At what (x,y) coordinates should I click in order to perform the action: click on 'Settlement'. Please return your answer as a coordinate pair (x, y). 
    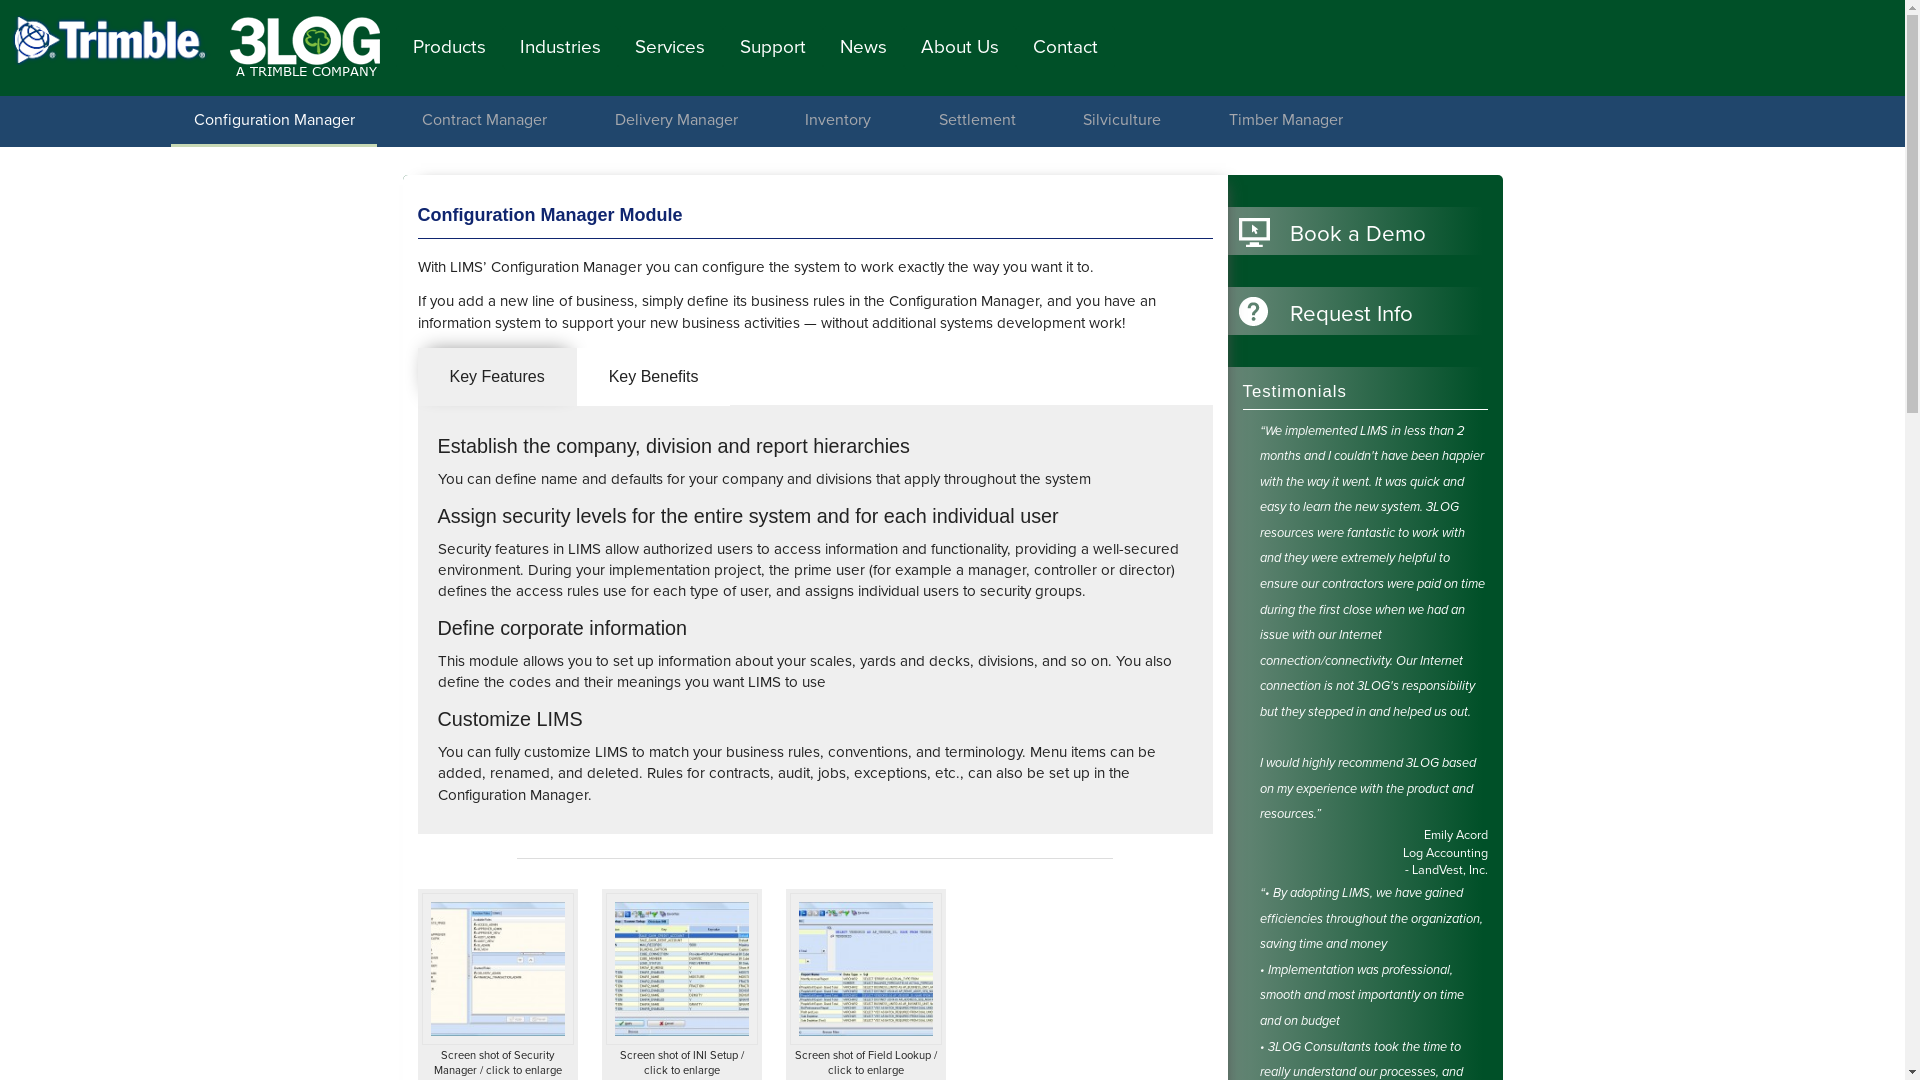
    Looking at the image, I should click on (977, 119).